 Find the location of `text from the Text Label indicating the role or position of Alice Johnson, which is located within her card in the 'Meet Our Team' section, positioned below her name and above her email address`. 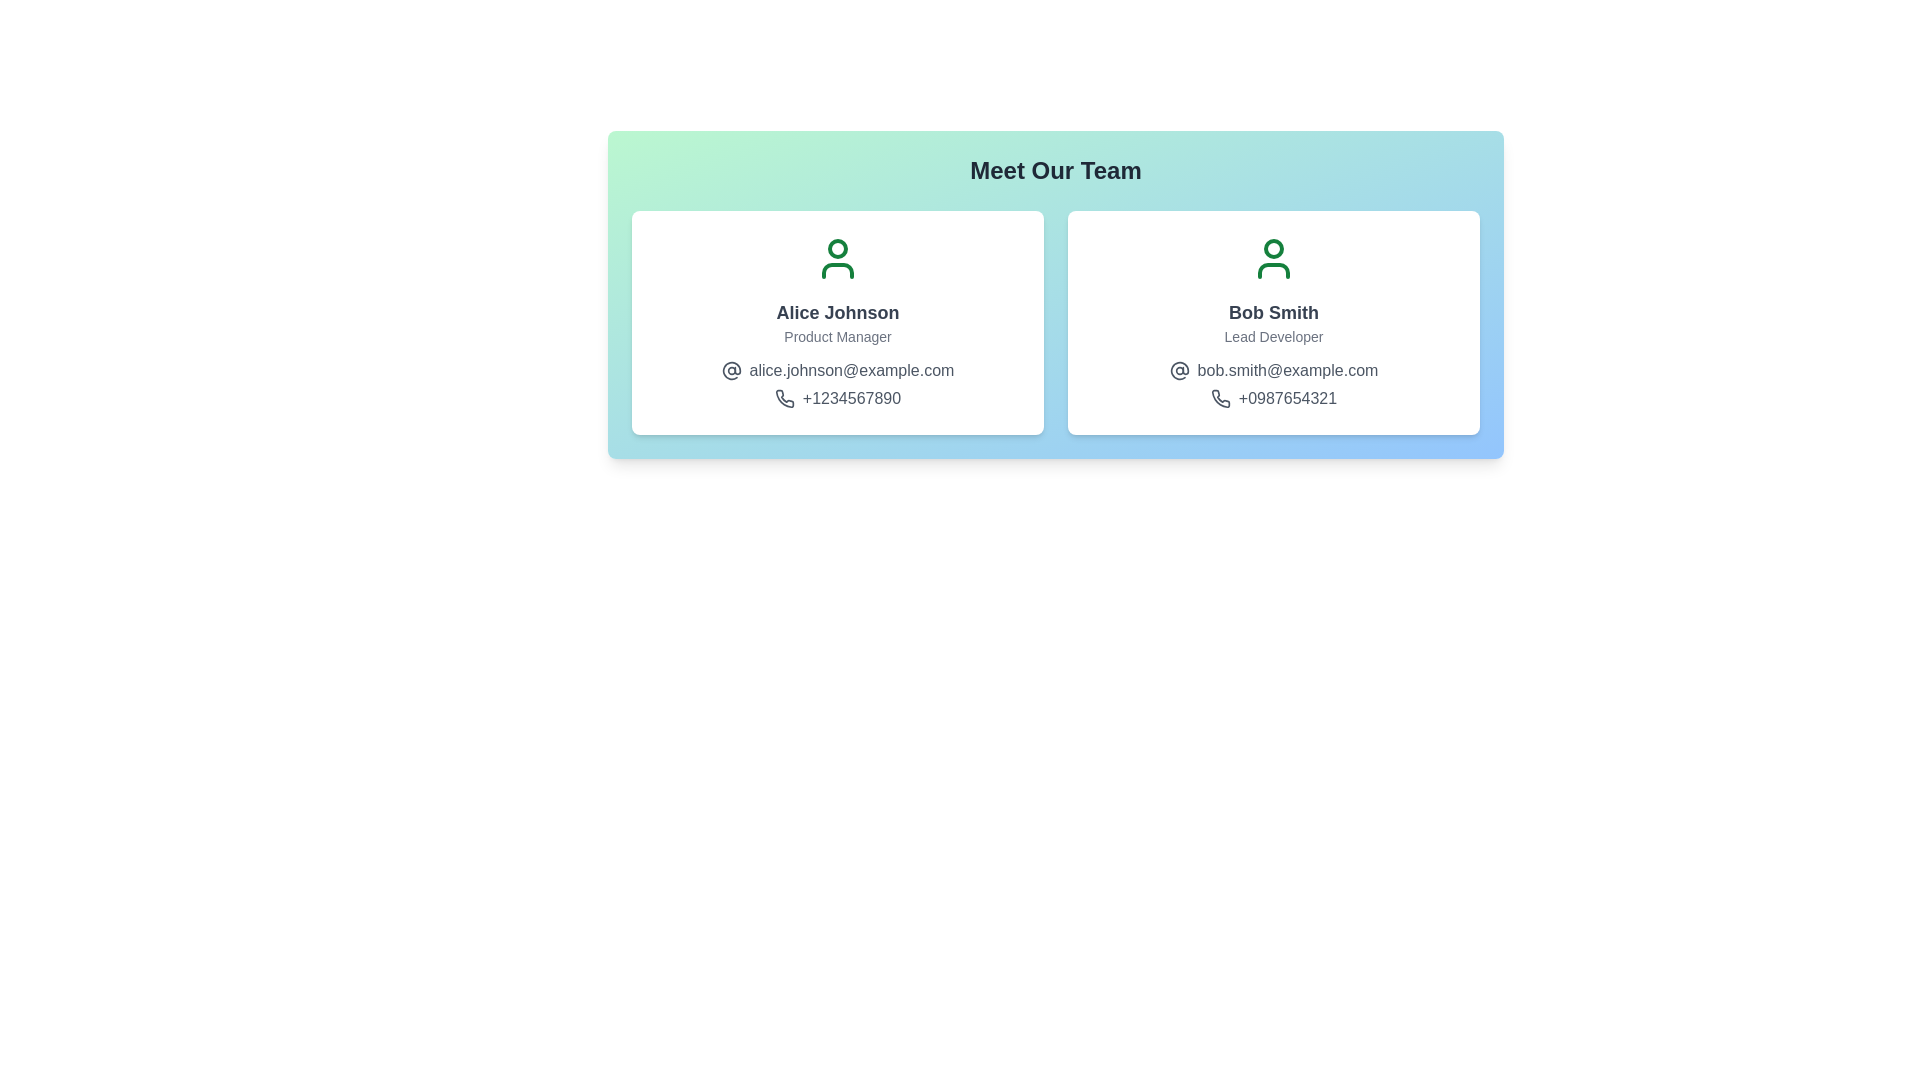

text from the Text Label indicating the role or position of Alice Johnson, which is located within her card in the 'Meet Our Team' section, positioned below her name and above her email address is located at coordinates (838, 335).